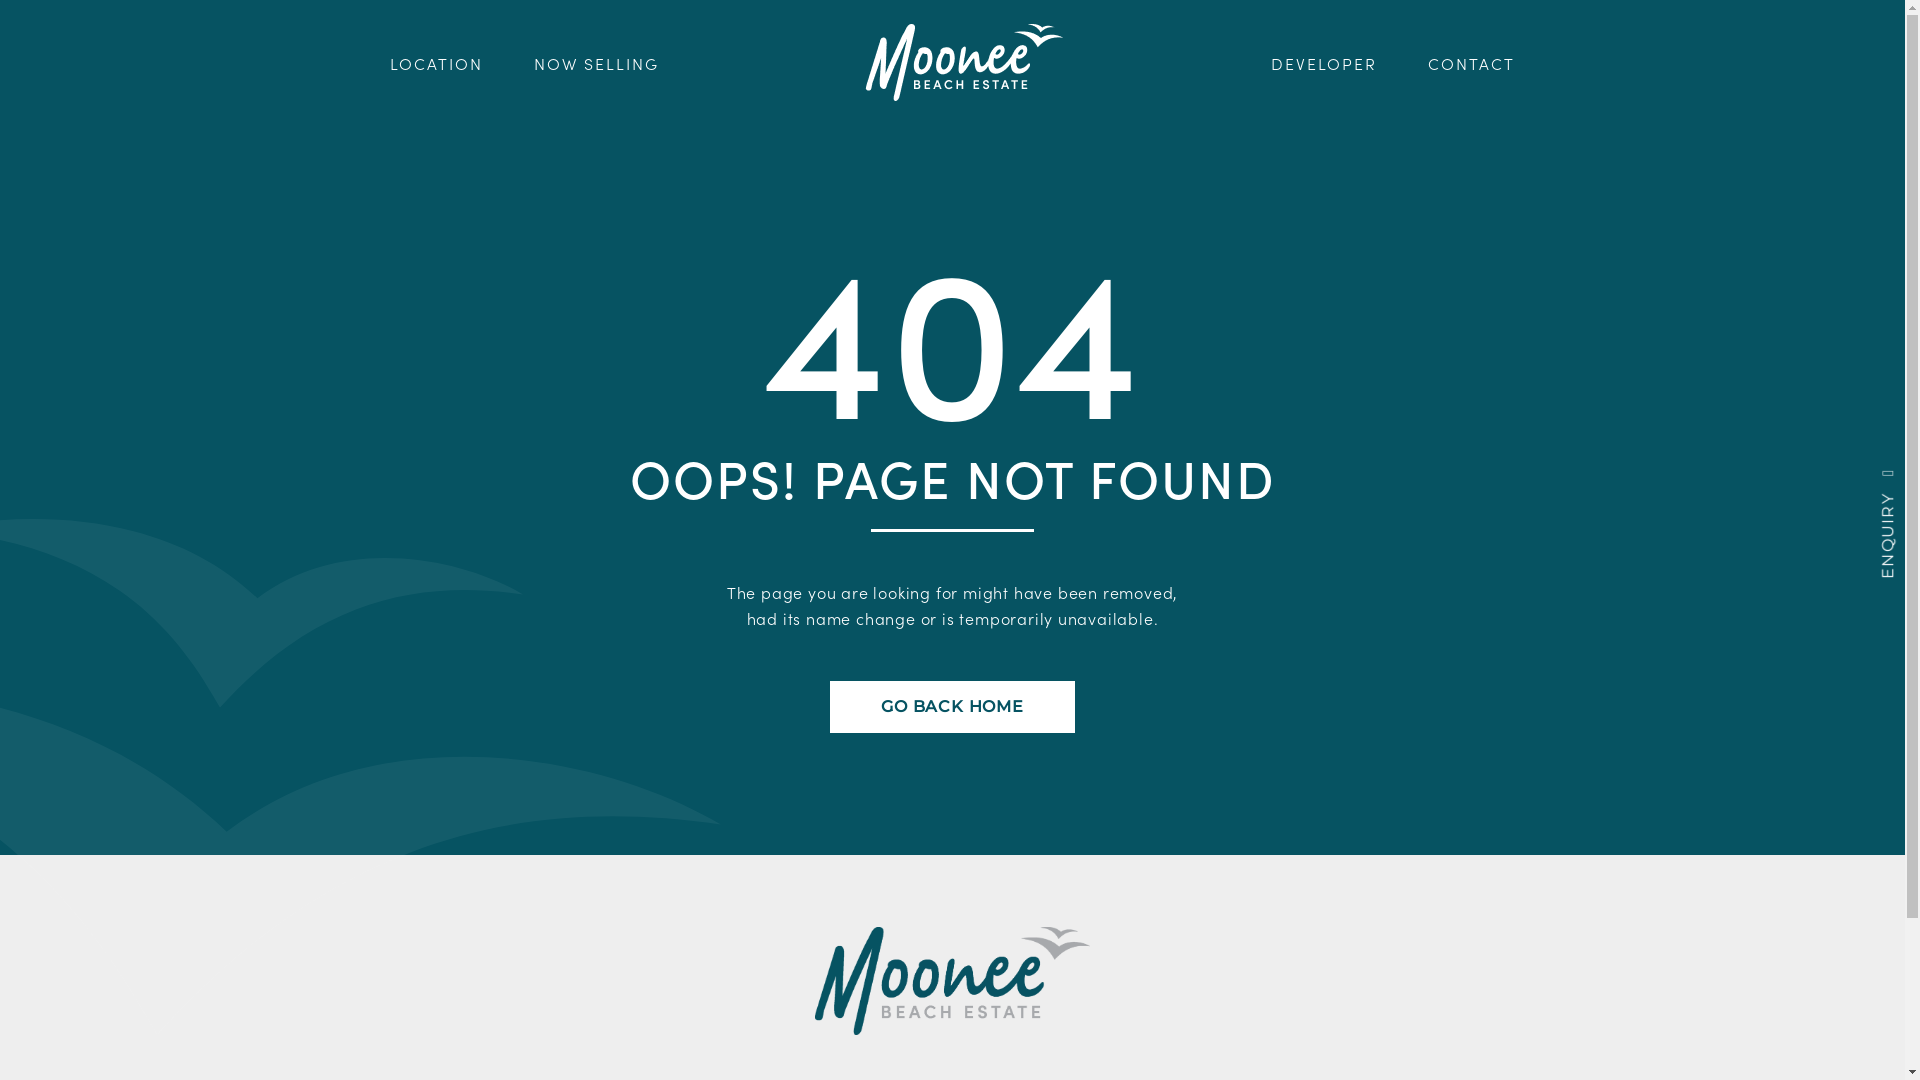 This screenshot has width=1920, height=1080. What do you see at coordinates (533, 60) in the screenshot?
I see `'NOW SELLING'` at bounding box center [533, 60].